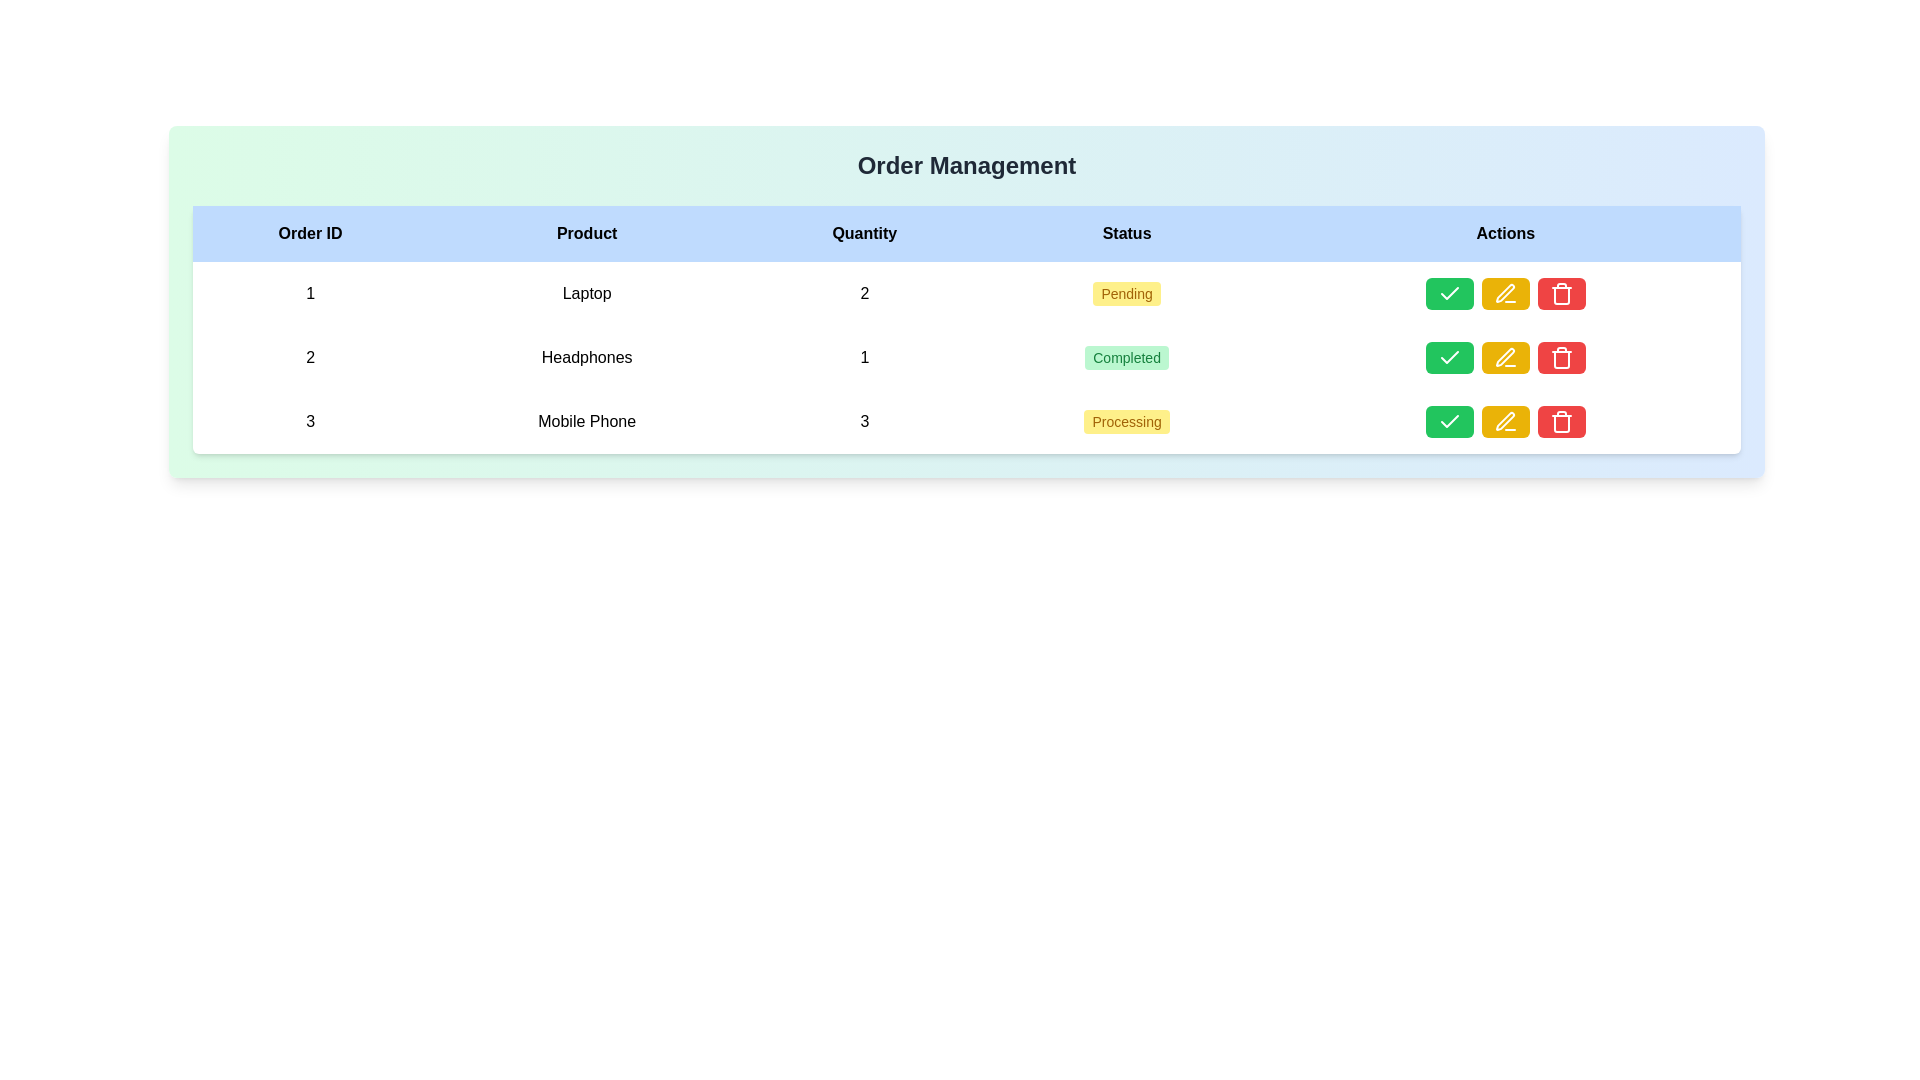 The image size is (1920, 1080). Describe the element at coordinates (1127, 420) in the screenshot. I see `the rectangular badge with rounded corners that has a yellow background and the text 'Processing', located in the third row under the 'Status' column between the 'Quantity' and 'Actions' columns` at that location.